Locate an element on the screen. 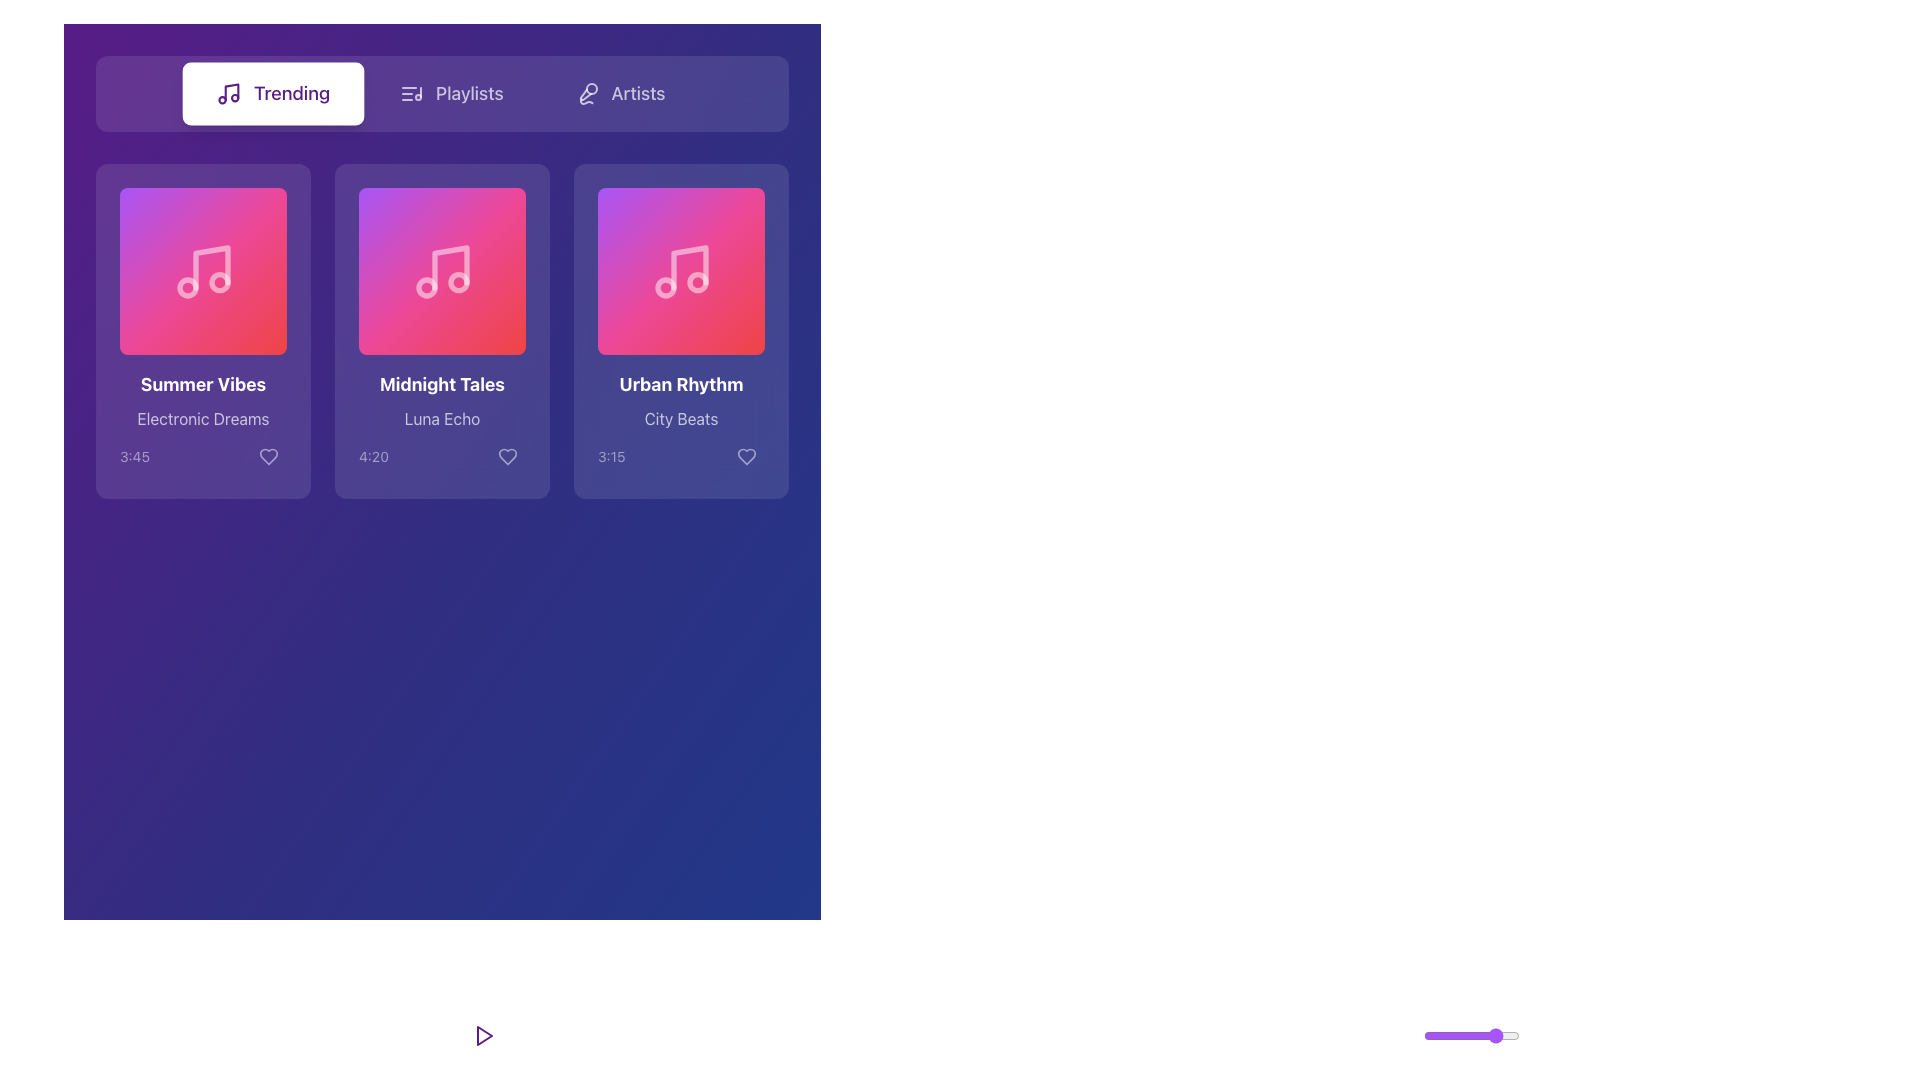 Image resolution: width=1920 pixels, height=1080 pixels. the audio track card located as the third item is located at coordinates (681, 330).